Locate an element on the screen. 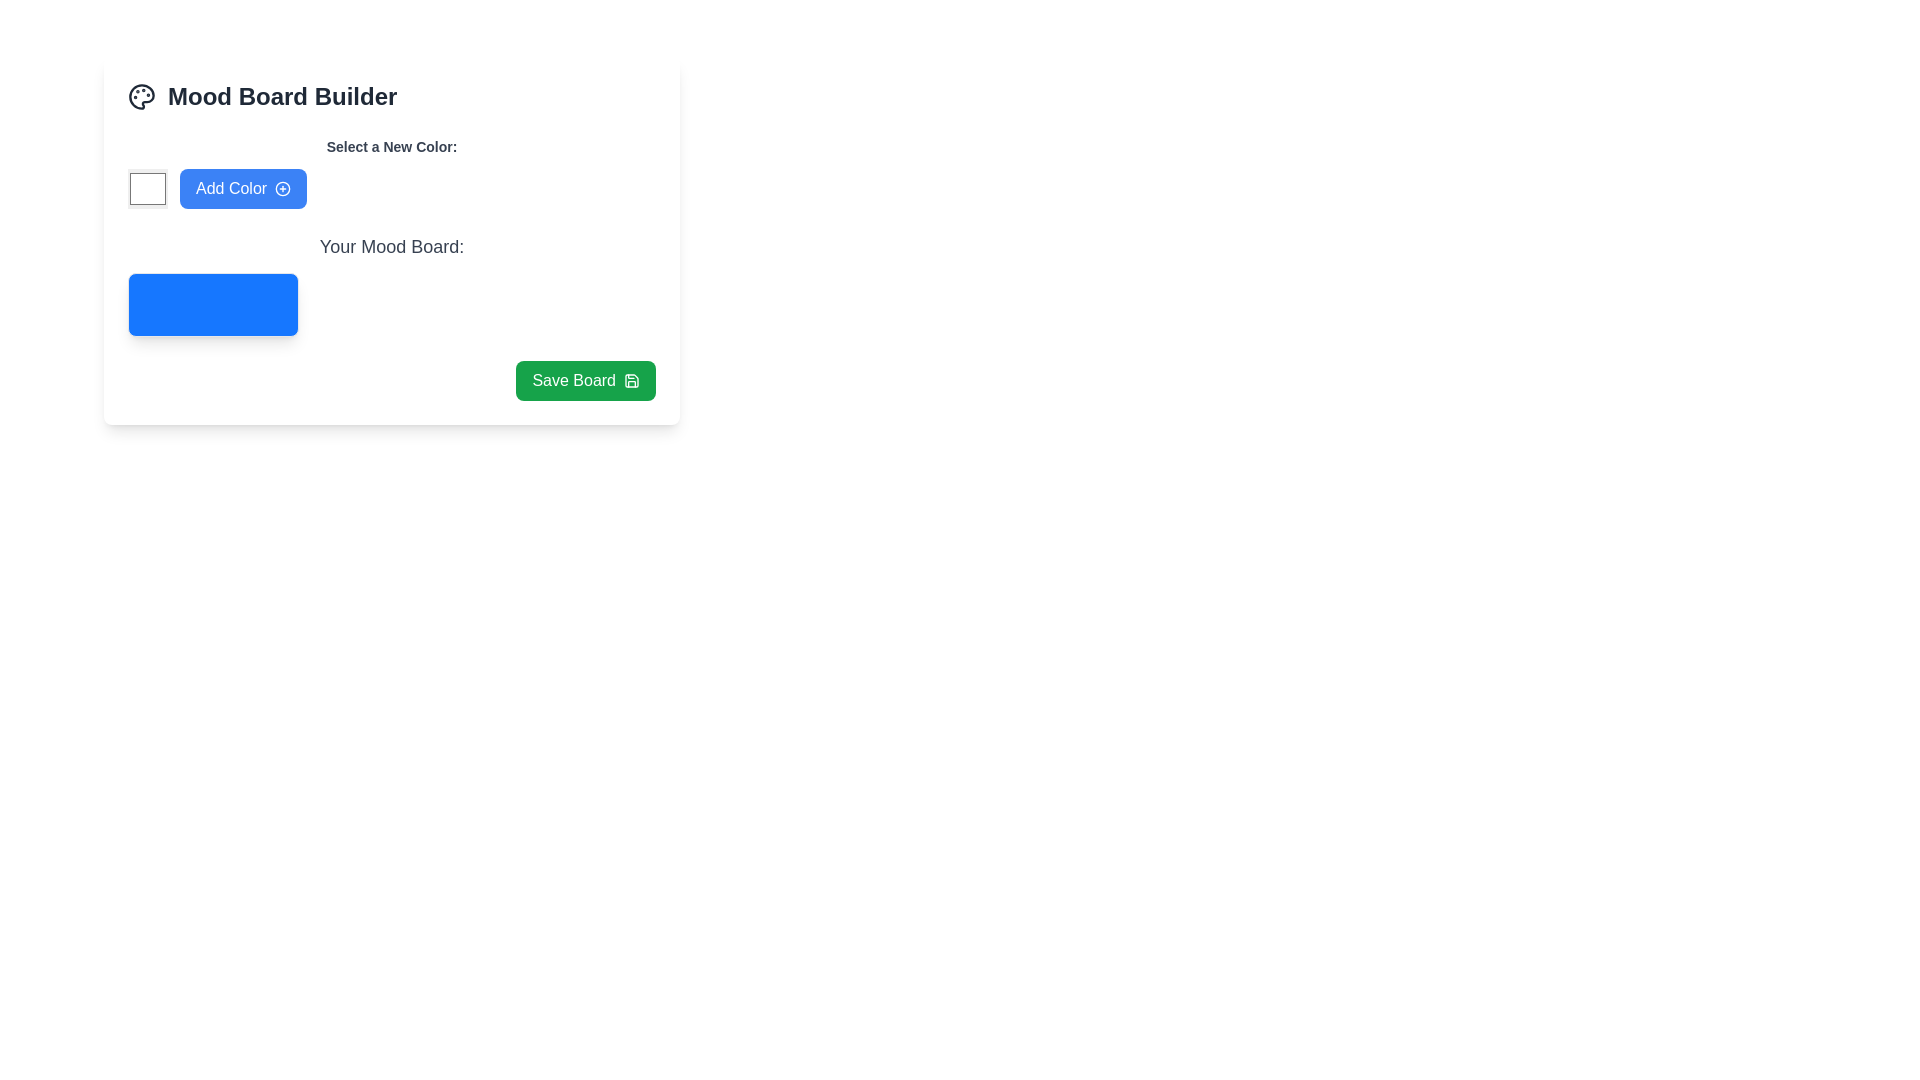 The width and height of the screenshot is (1920, 1080). the green rectangular 'Save Board' button with rounded corners located at the bottom right corner of the 'Mood Board Builder' card is located at coordinates (585, 381).